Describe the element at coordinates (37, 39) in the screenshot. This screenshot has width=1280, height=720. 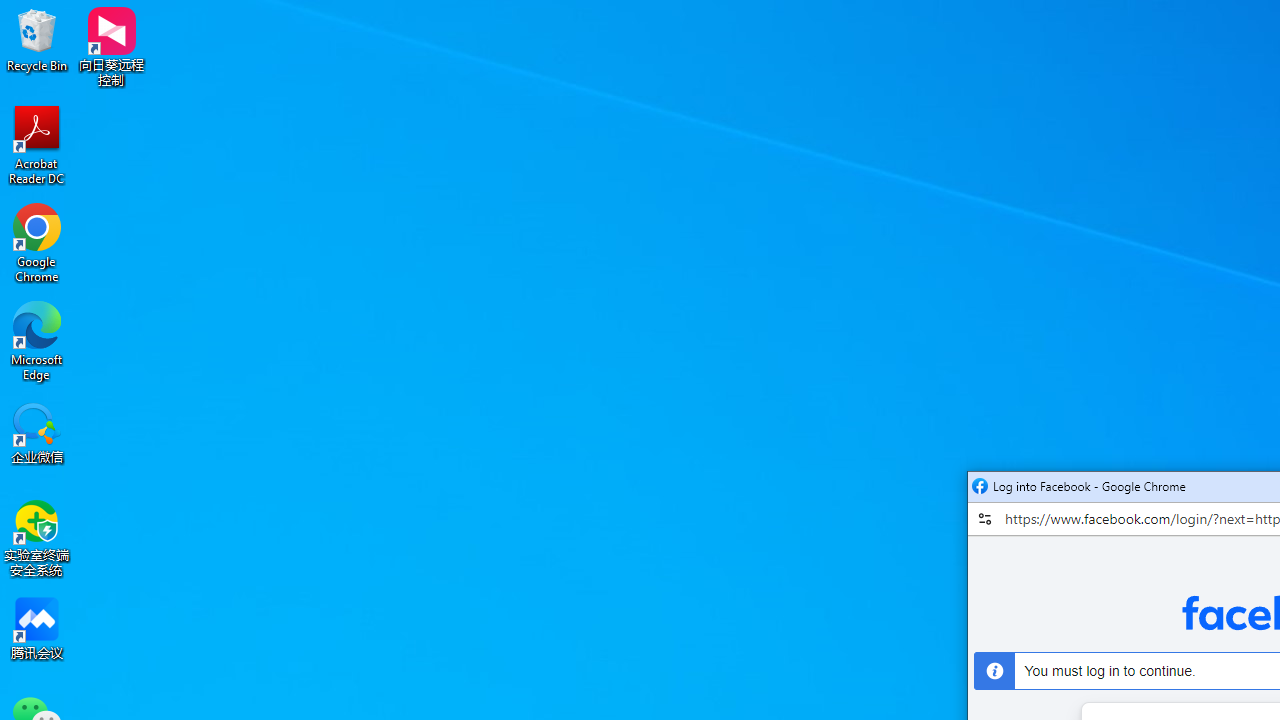
I see `'Recycle Bin'` at that location.